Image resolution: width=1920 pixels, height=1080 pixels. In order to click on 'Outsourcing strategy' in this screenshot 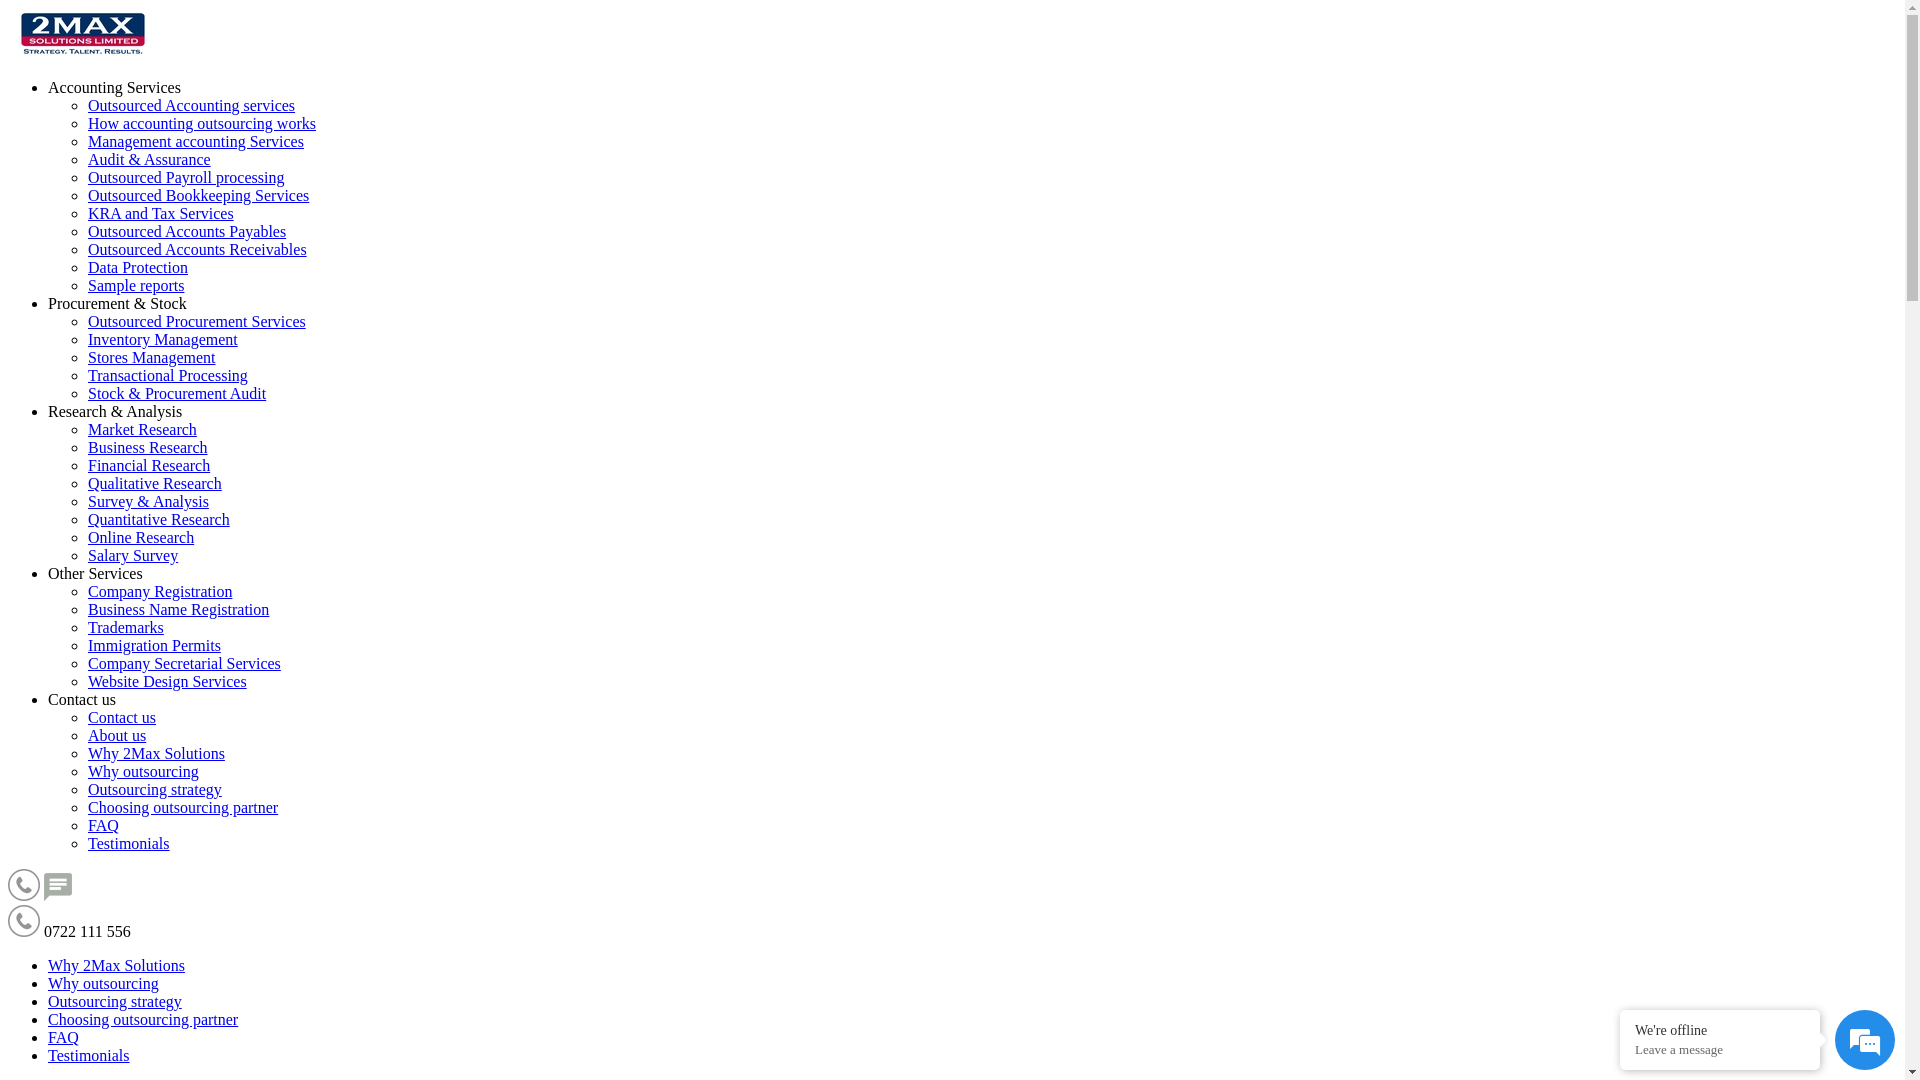, I will do `click(153, 788)`.